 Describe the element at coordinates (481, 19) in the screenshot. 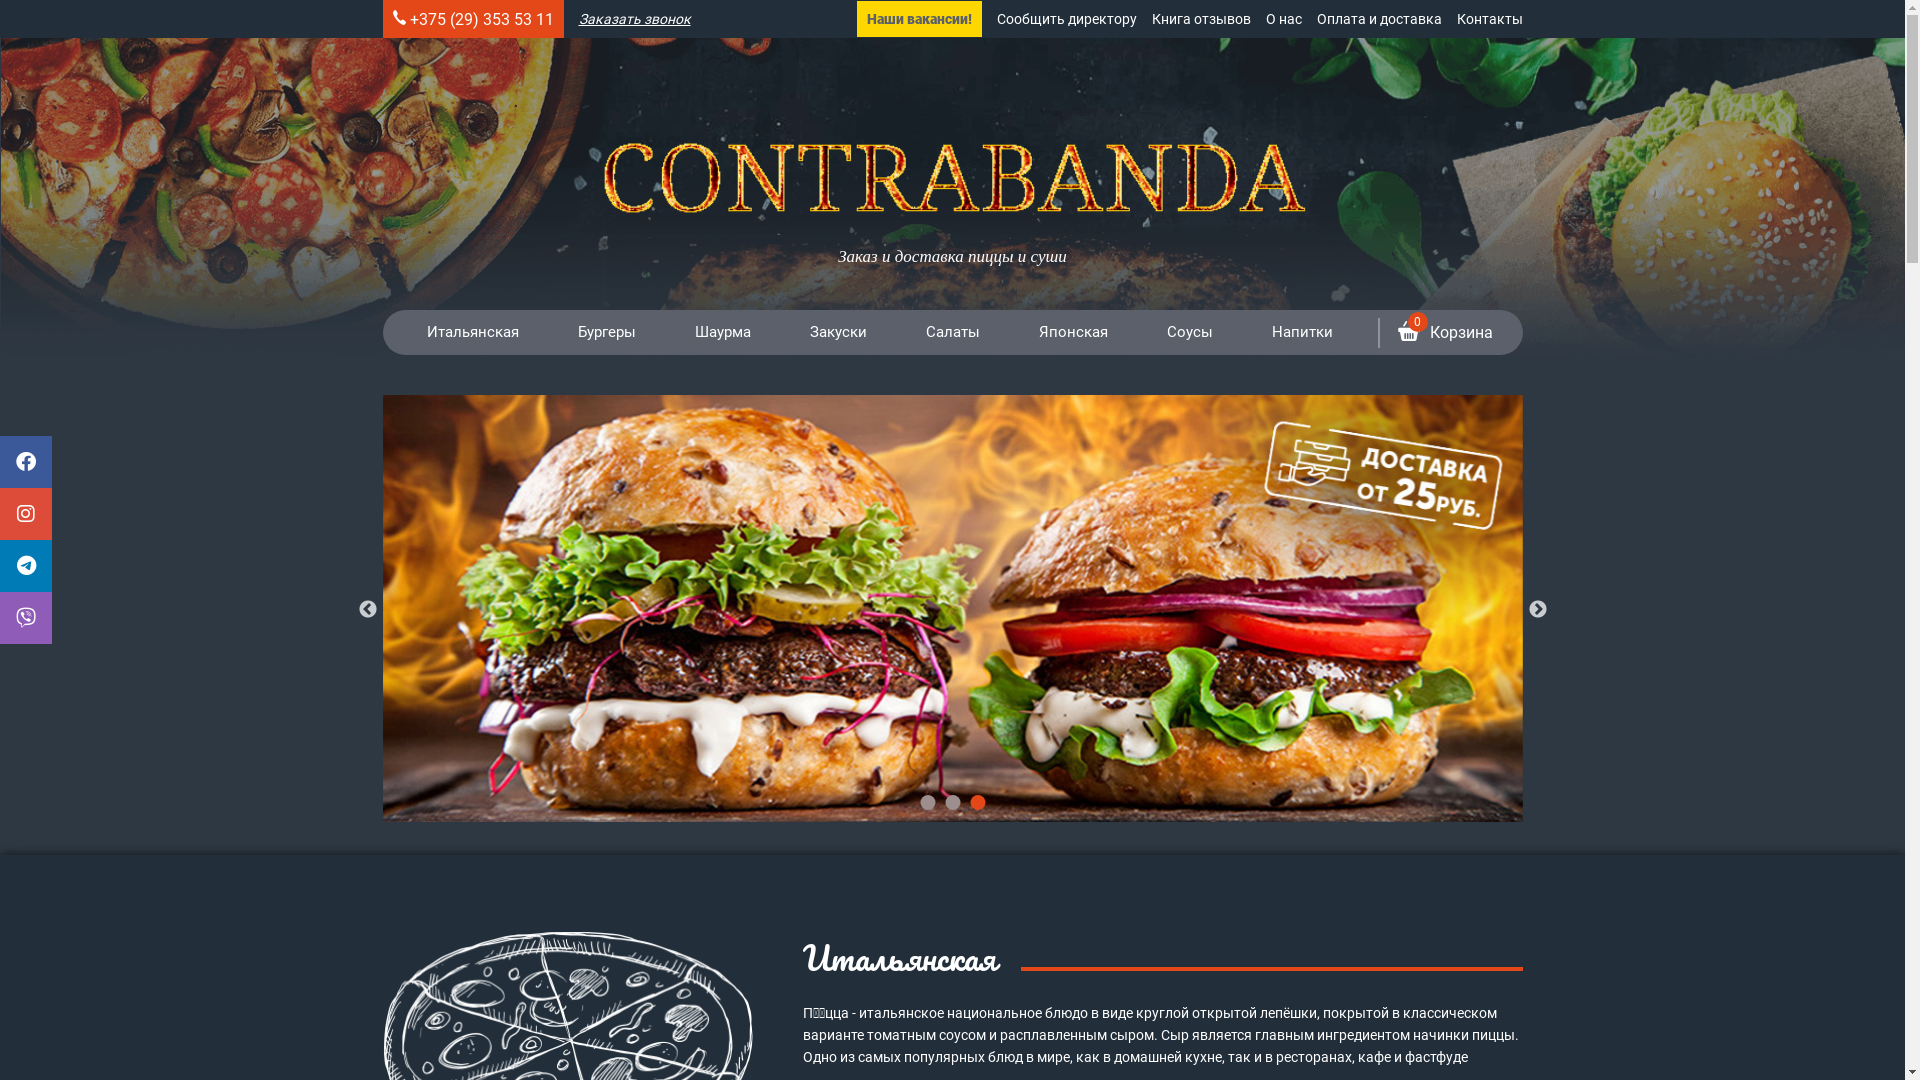

I see `'+375 (29) 353 53 11'` at that location.